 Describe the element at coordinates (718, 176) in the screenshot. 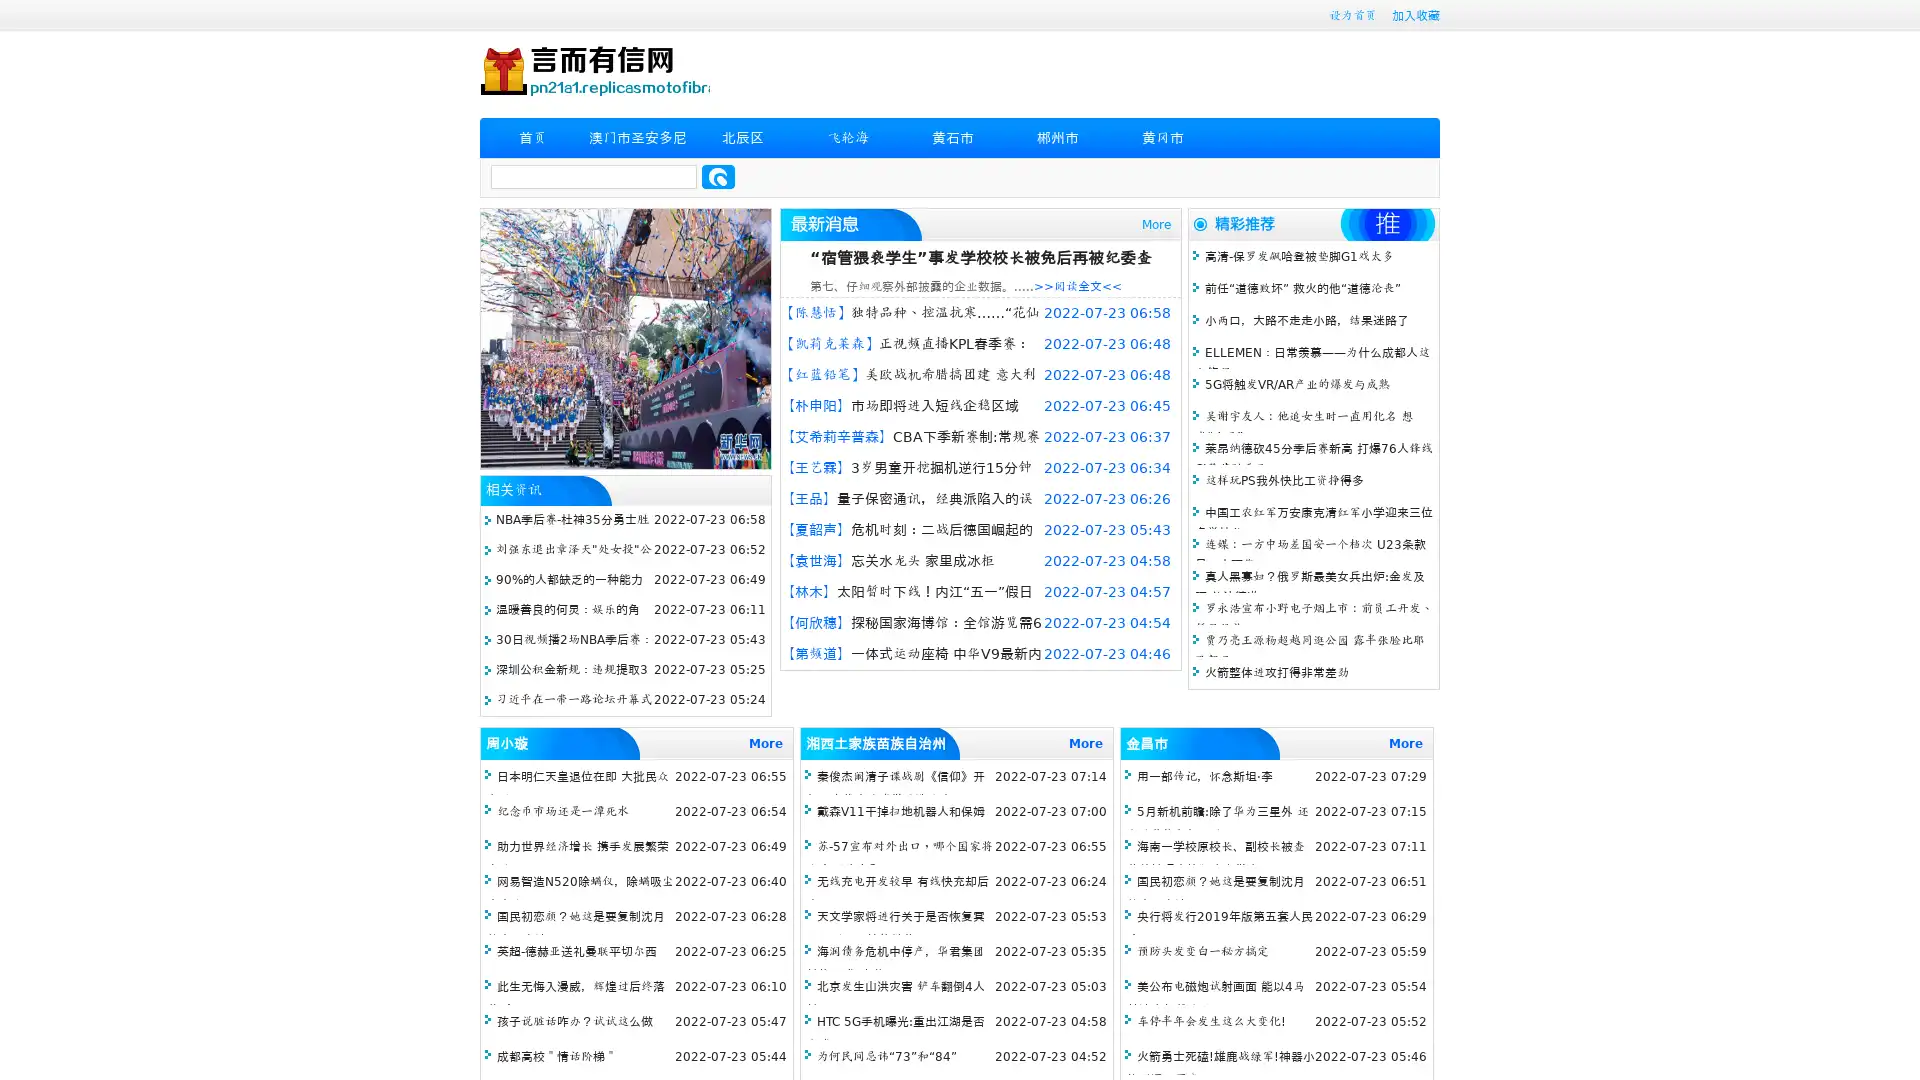

I see `Search` at that location.